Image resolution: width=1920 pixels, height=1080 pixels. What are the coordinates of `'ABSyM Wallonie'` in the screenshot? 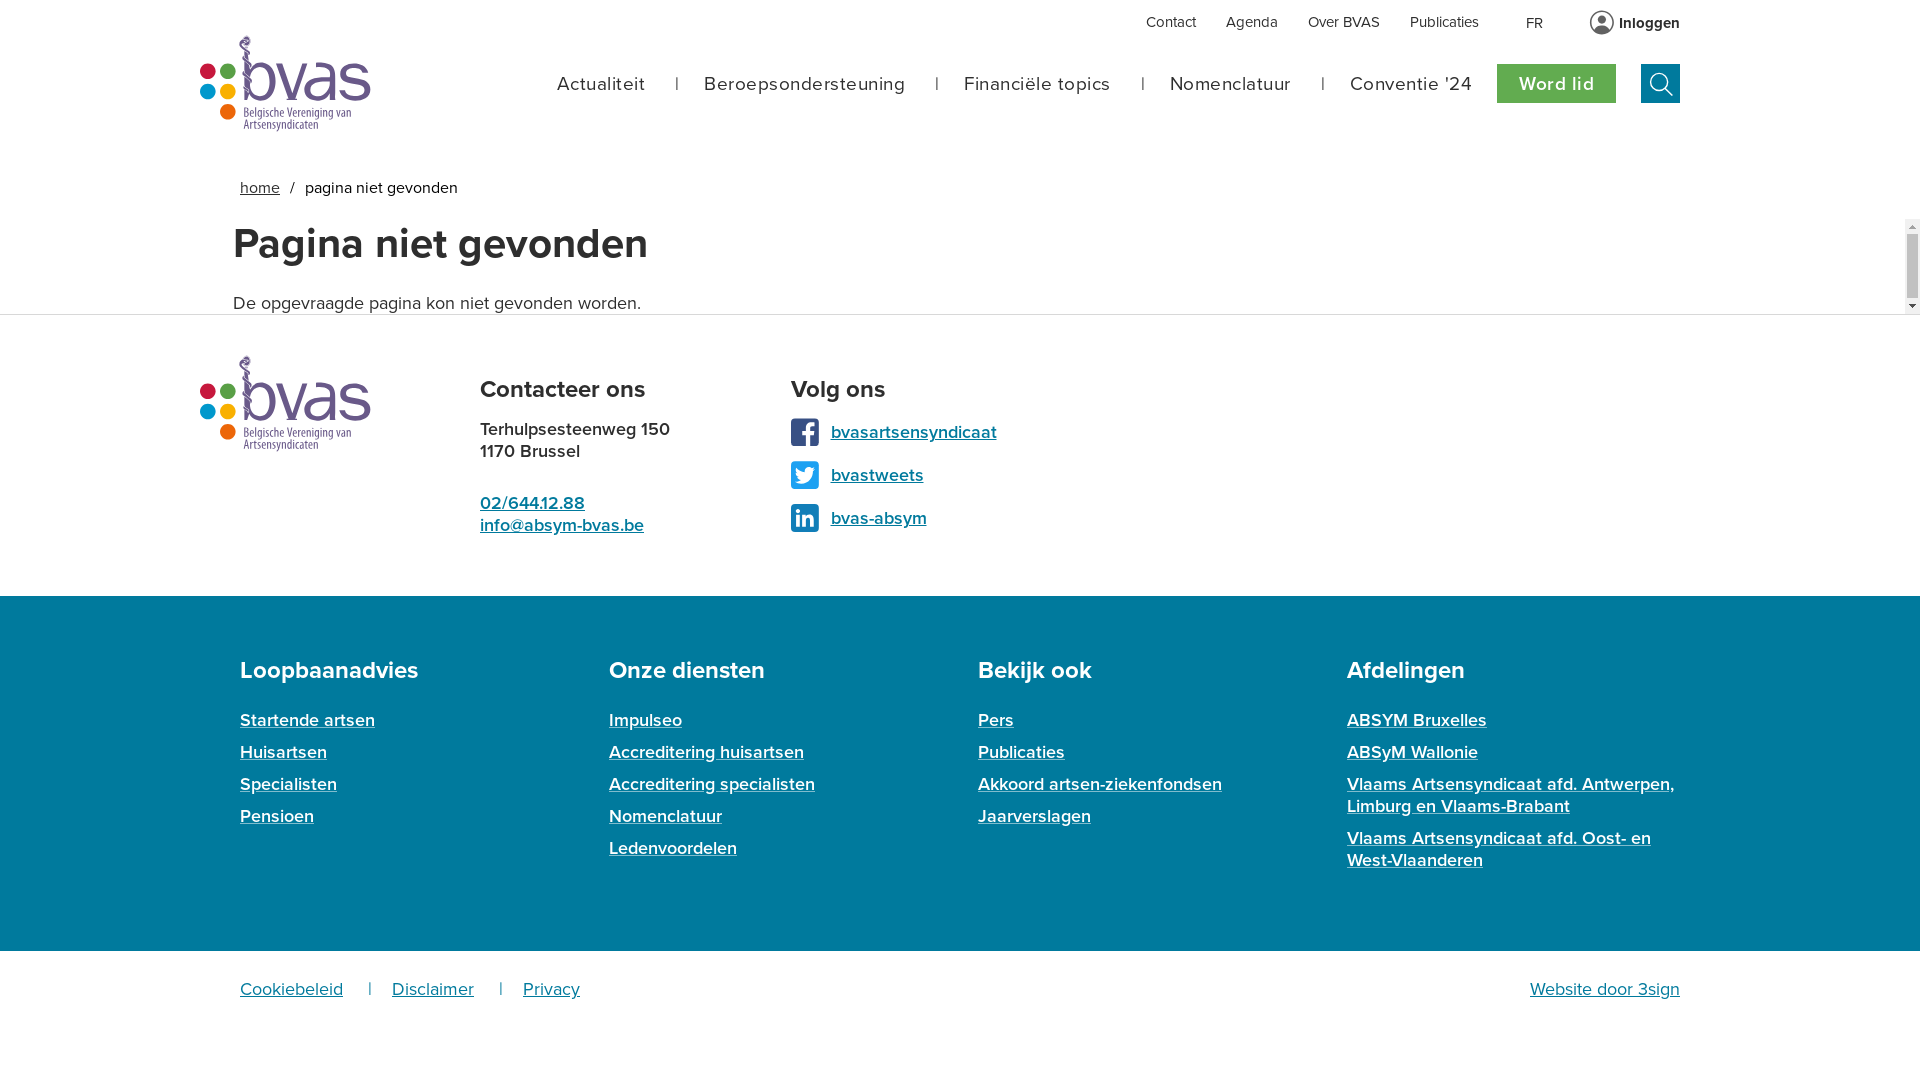 It's located at (1411, 752).